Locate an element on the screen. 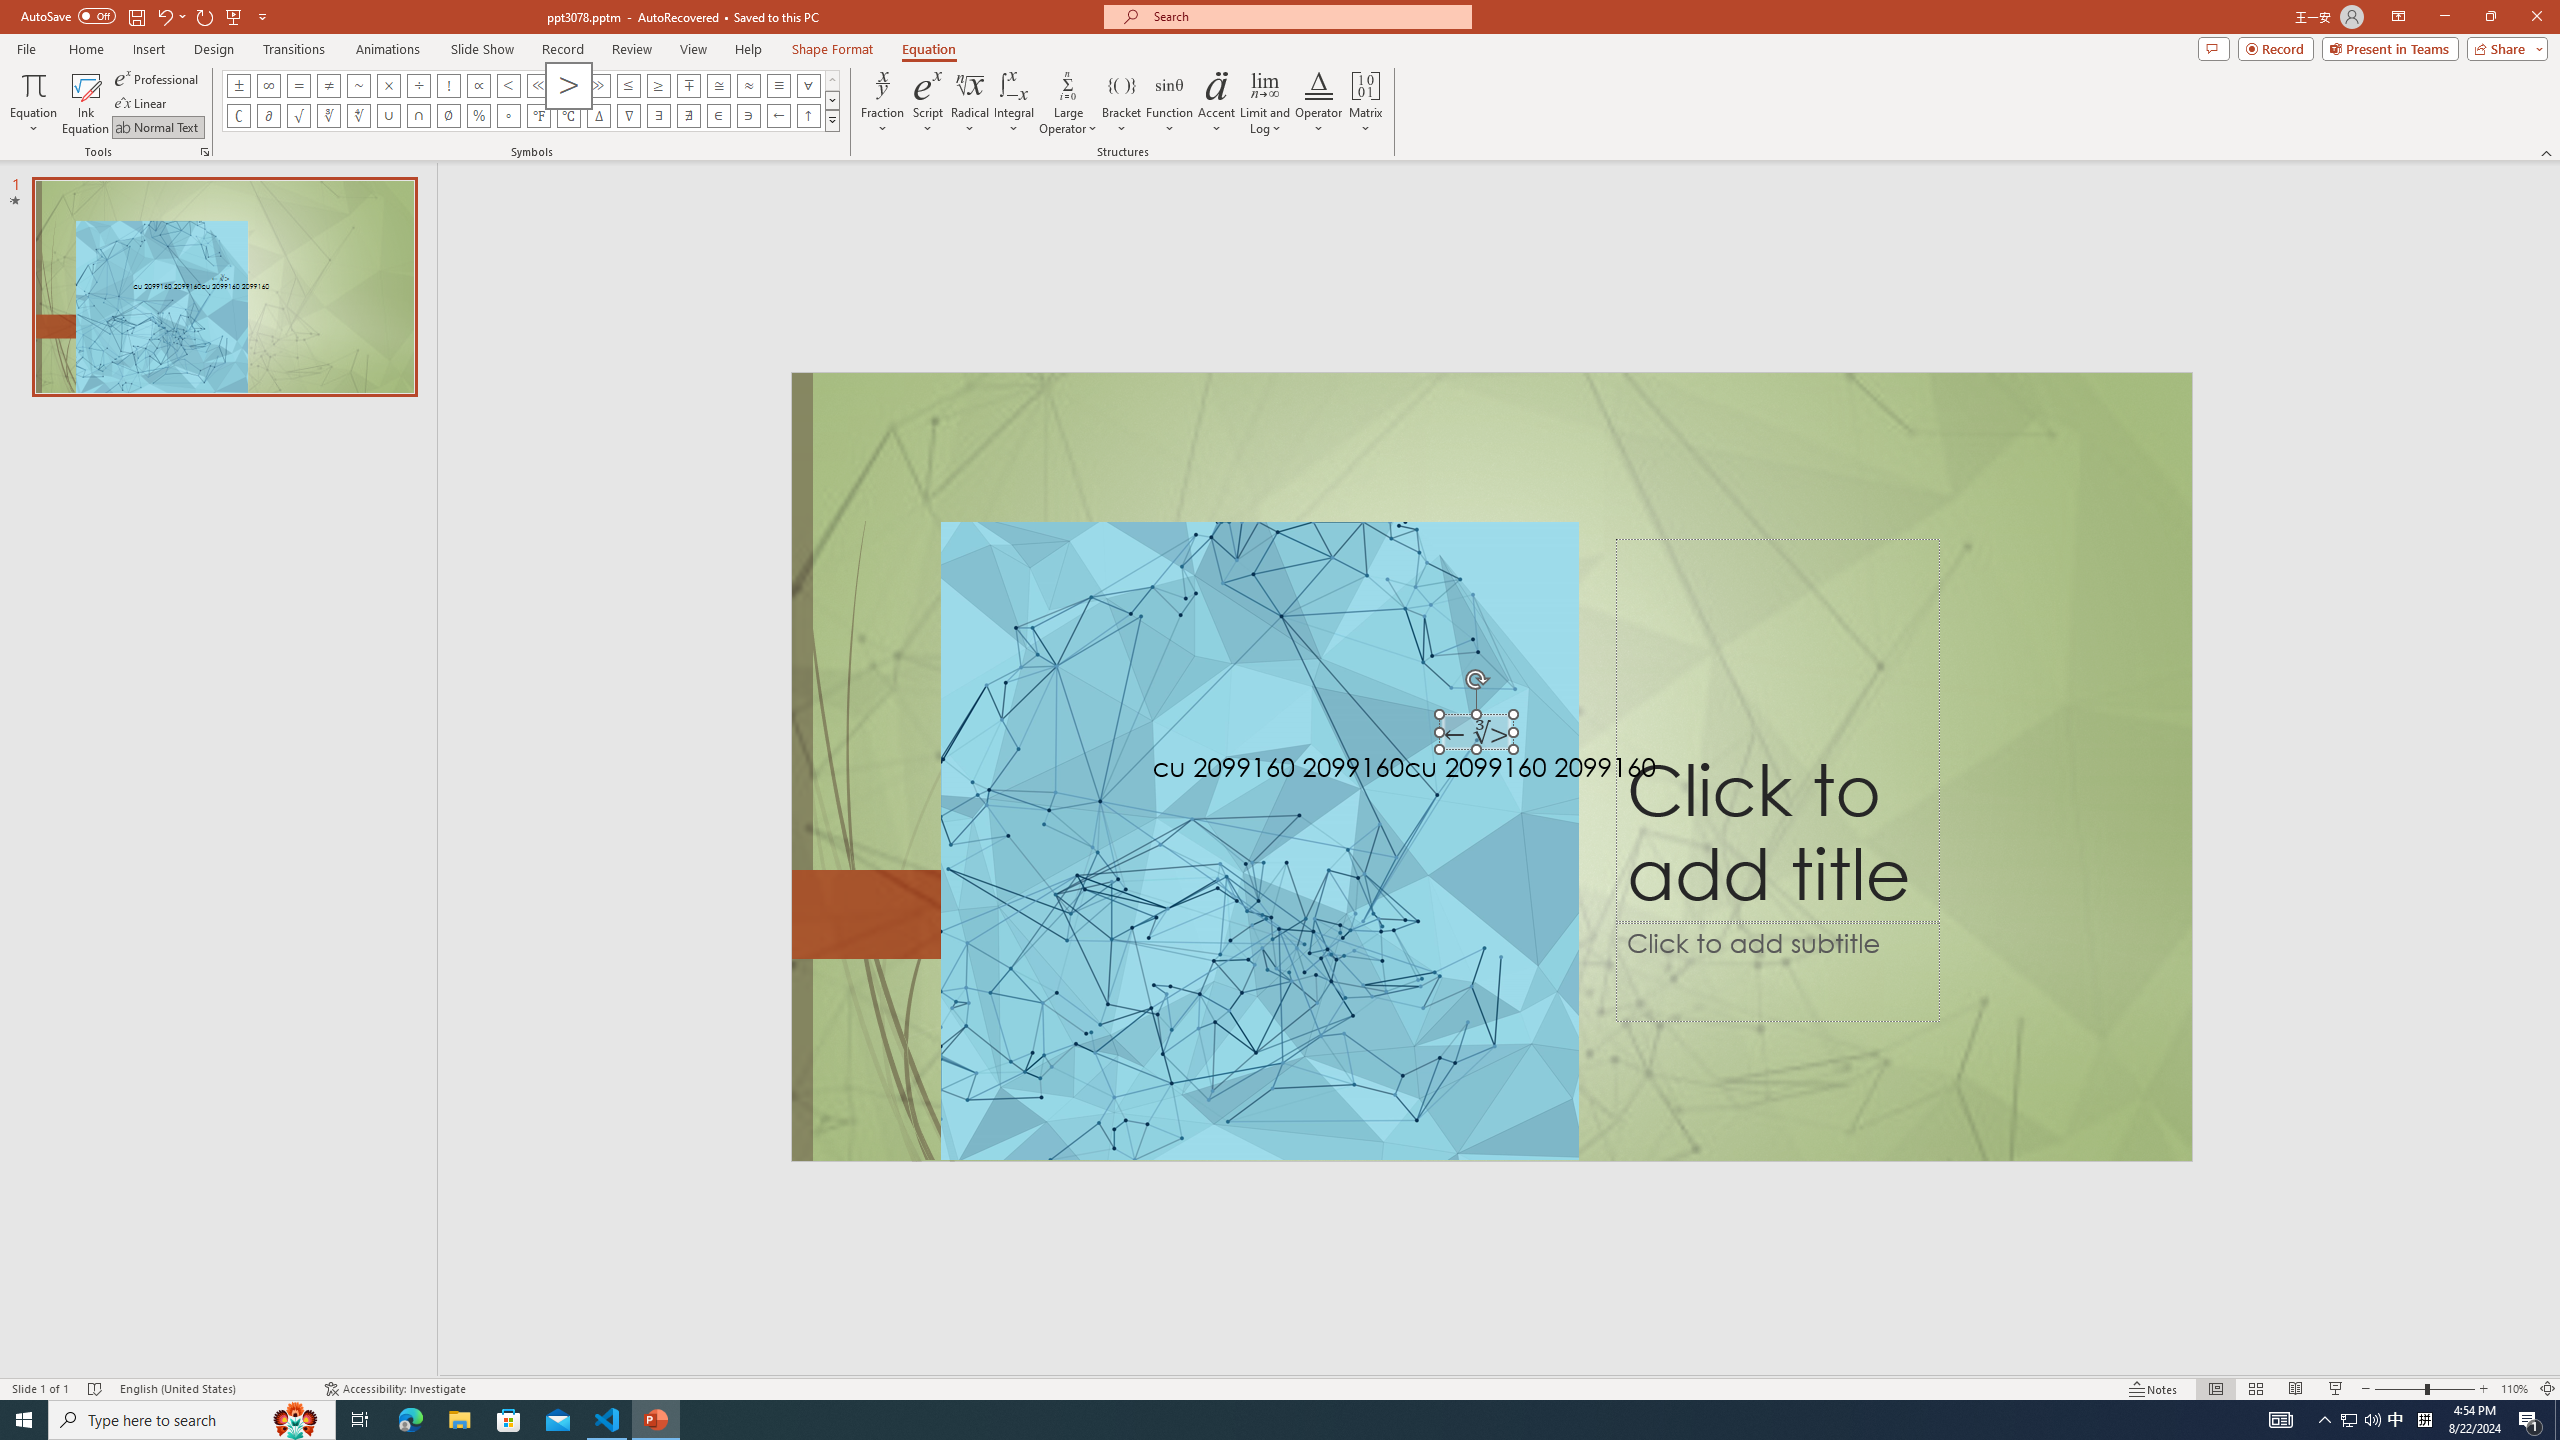  'Equation Symbol Approximately Equal To' is located at coordinates (718, 84).